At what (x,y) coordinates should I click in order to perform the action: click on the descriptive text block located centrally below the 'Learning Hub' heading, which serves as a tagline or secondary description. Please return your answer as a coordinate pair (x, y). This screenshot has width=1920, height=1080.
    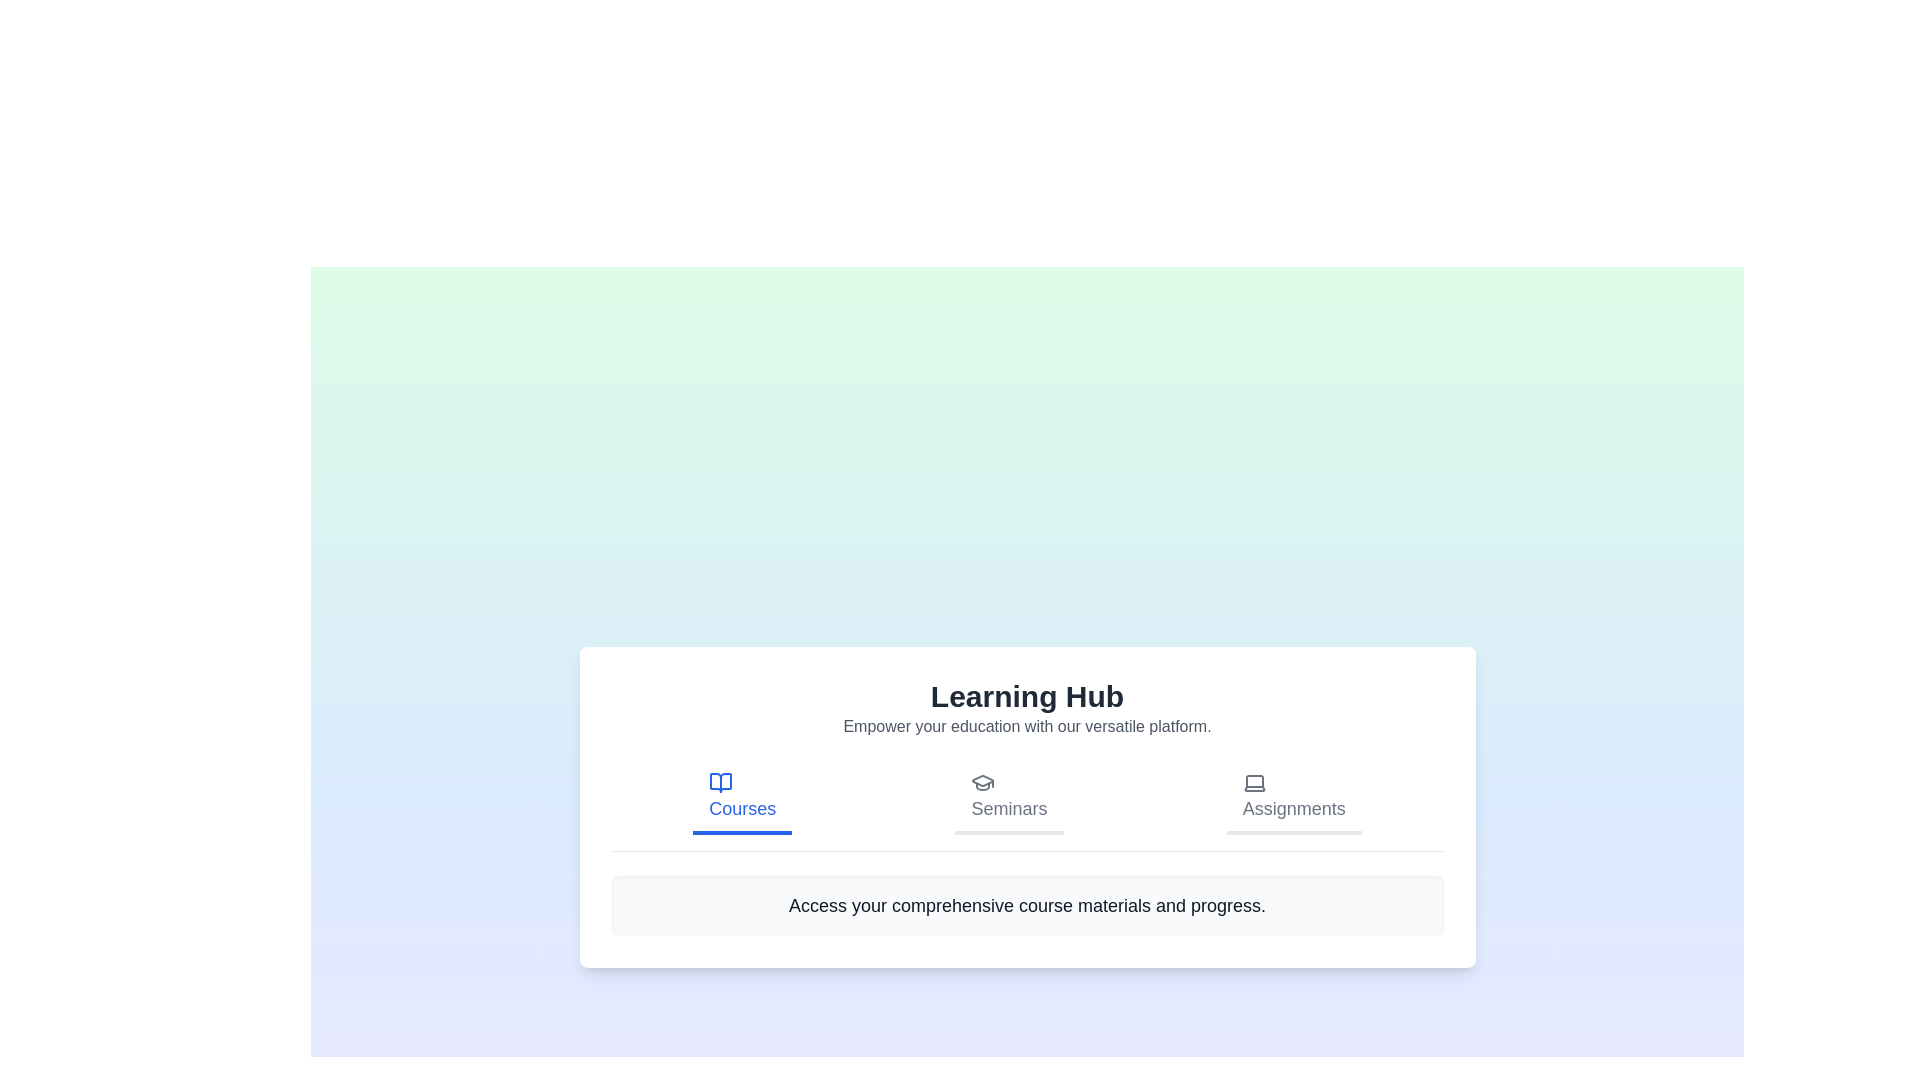
    Looking at the image, I should click on (1027, 726).